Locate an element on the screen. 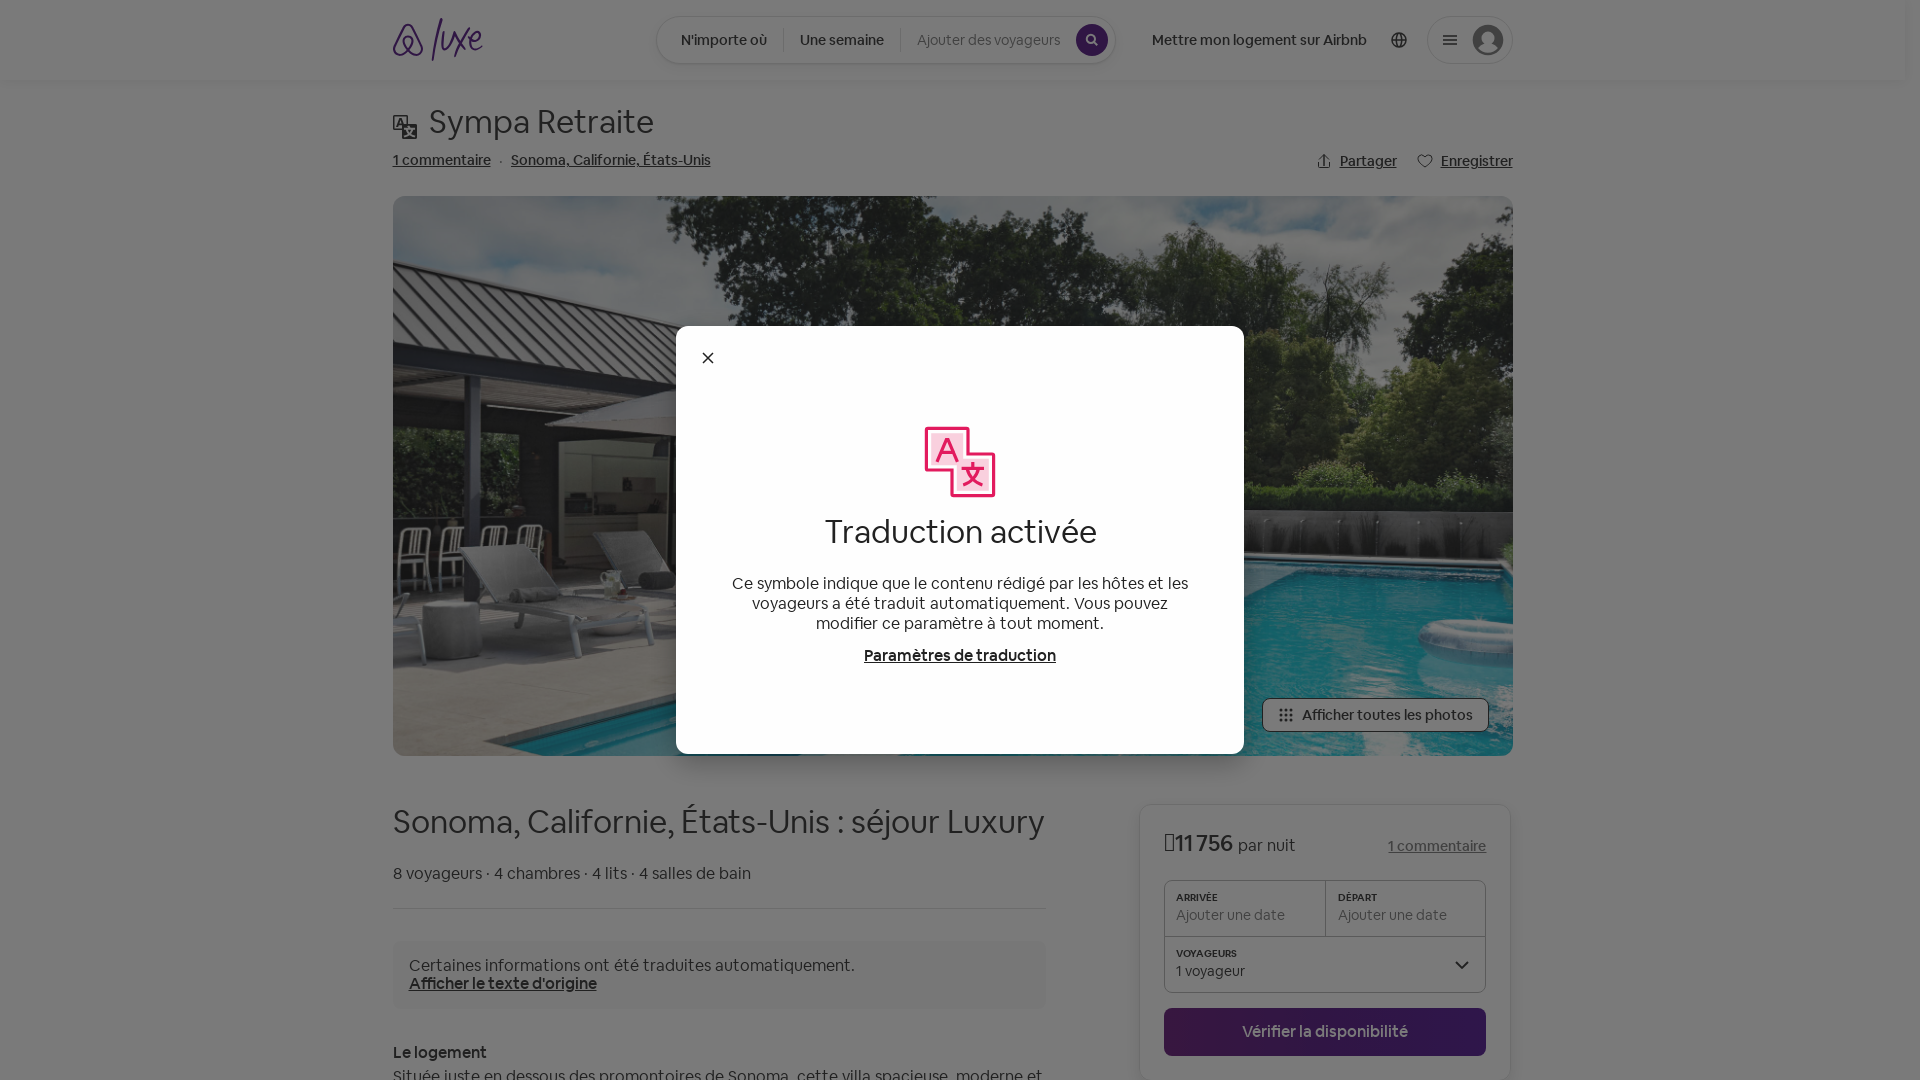 The image size is (1920, 1080). 'Voyageurs is located at coordinates (1008, 39).